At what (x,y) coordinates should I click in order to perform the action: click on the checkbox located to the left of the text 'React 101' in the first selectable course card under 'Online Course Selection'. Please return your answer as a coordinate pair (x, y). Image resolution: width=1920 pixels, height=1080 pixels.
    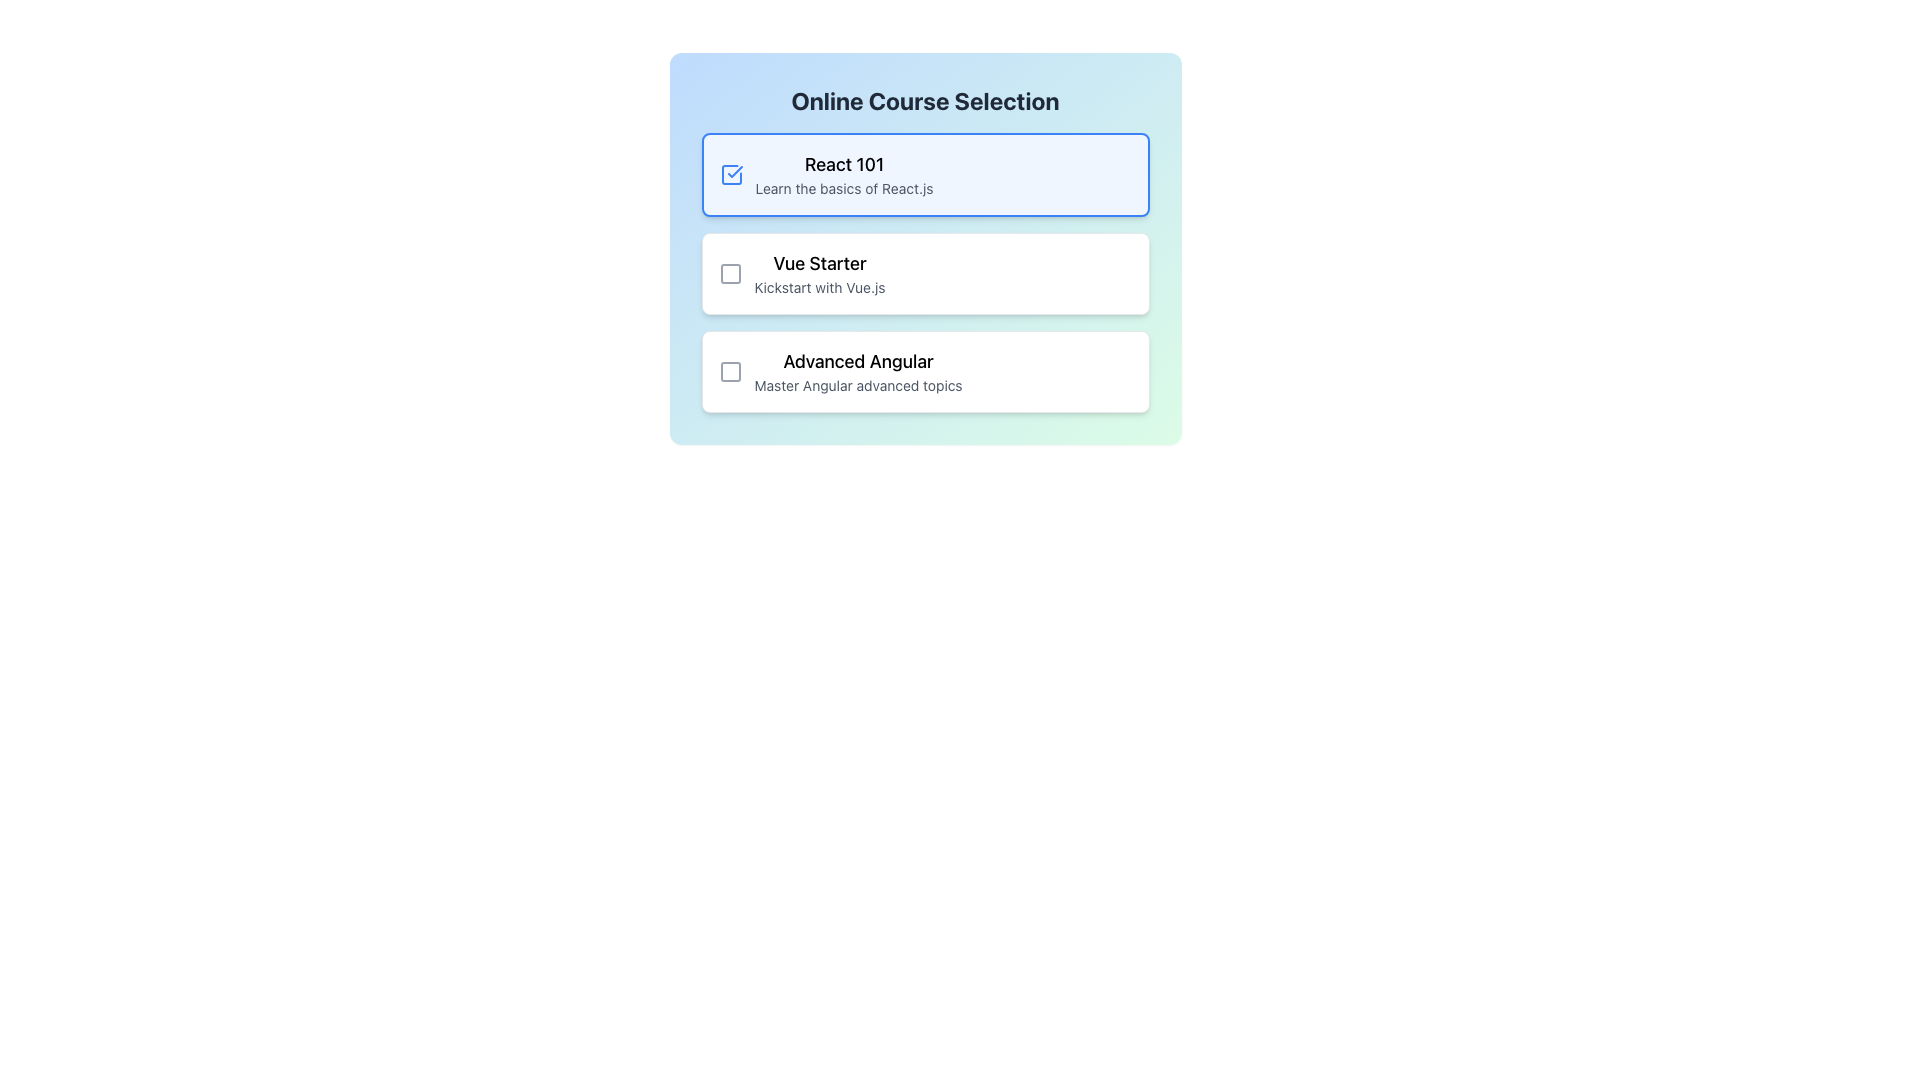
    Looking at the image, I should click on (730, 173).